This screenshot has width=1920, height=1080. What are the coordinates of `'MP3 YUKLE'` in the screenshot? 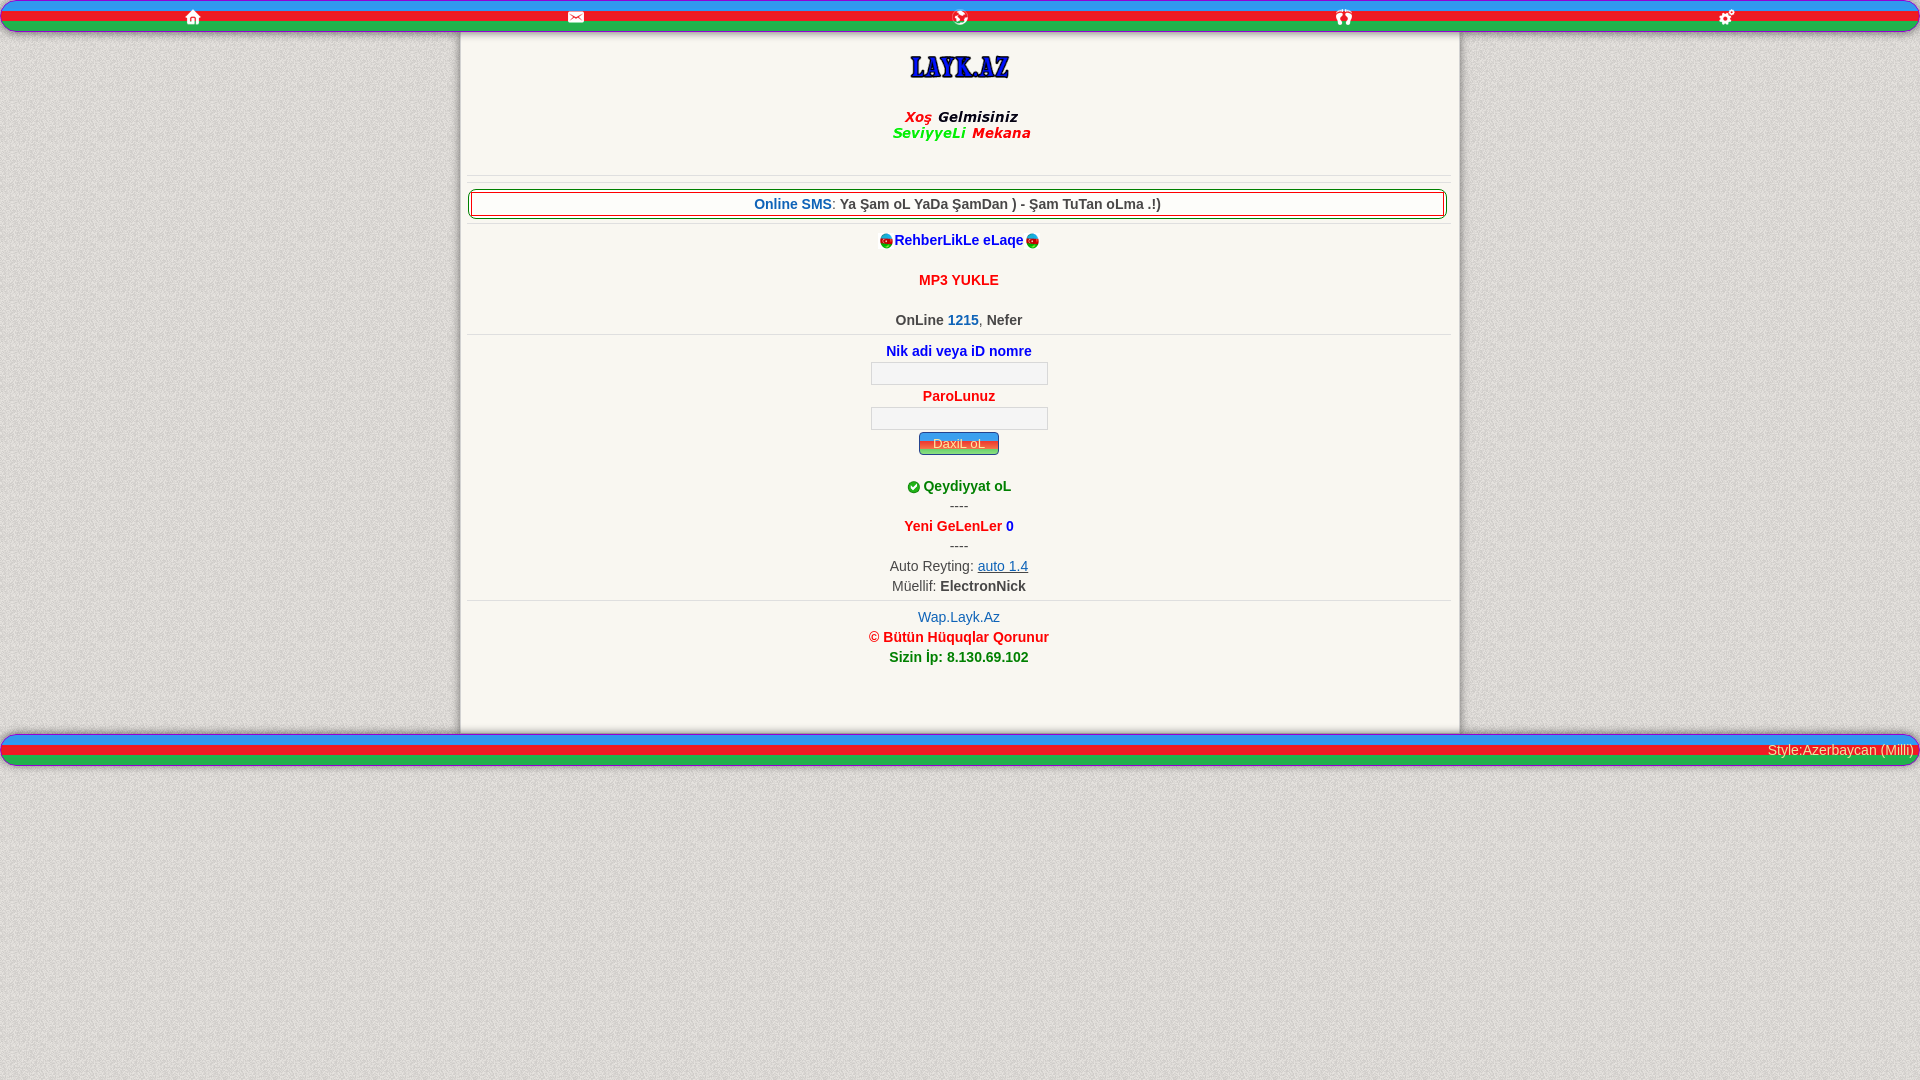 It's located at (958, 280).